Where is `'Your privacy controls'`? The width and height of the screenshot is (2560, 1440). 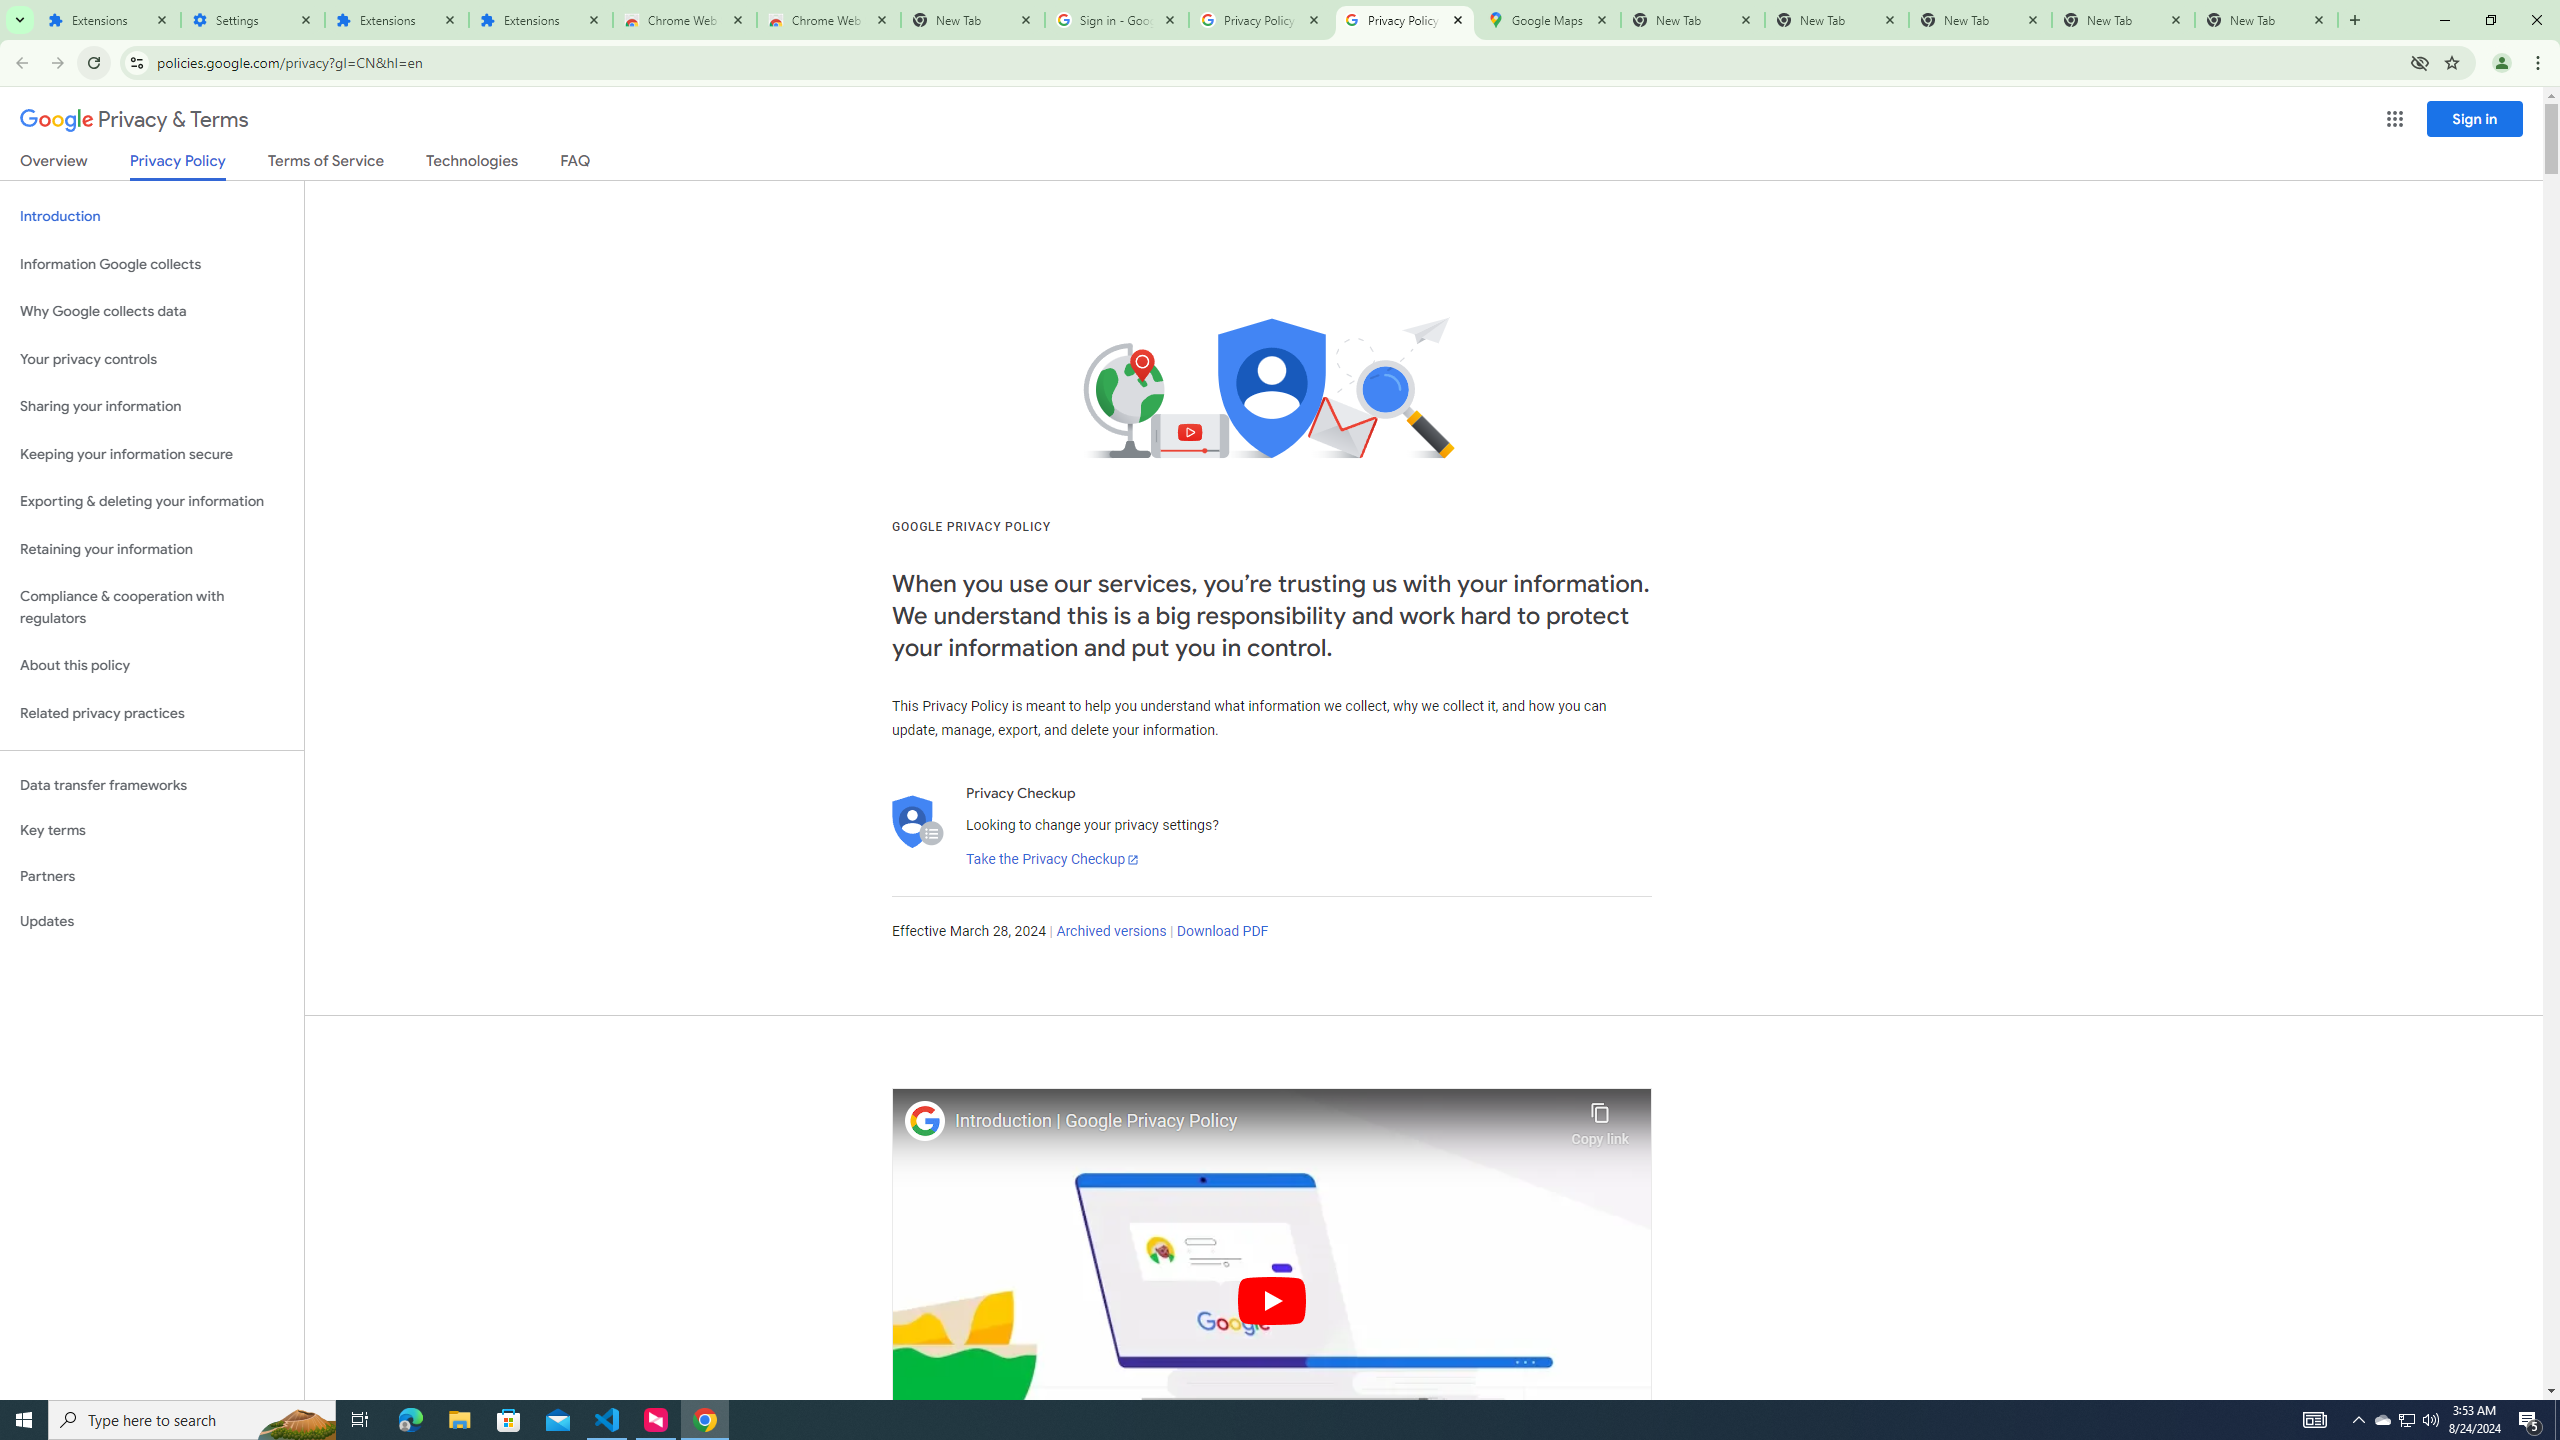 'Your privacy controls' is located at coordinates (151, 360).